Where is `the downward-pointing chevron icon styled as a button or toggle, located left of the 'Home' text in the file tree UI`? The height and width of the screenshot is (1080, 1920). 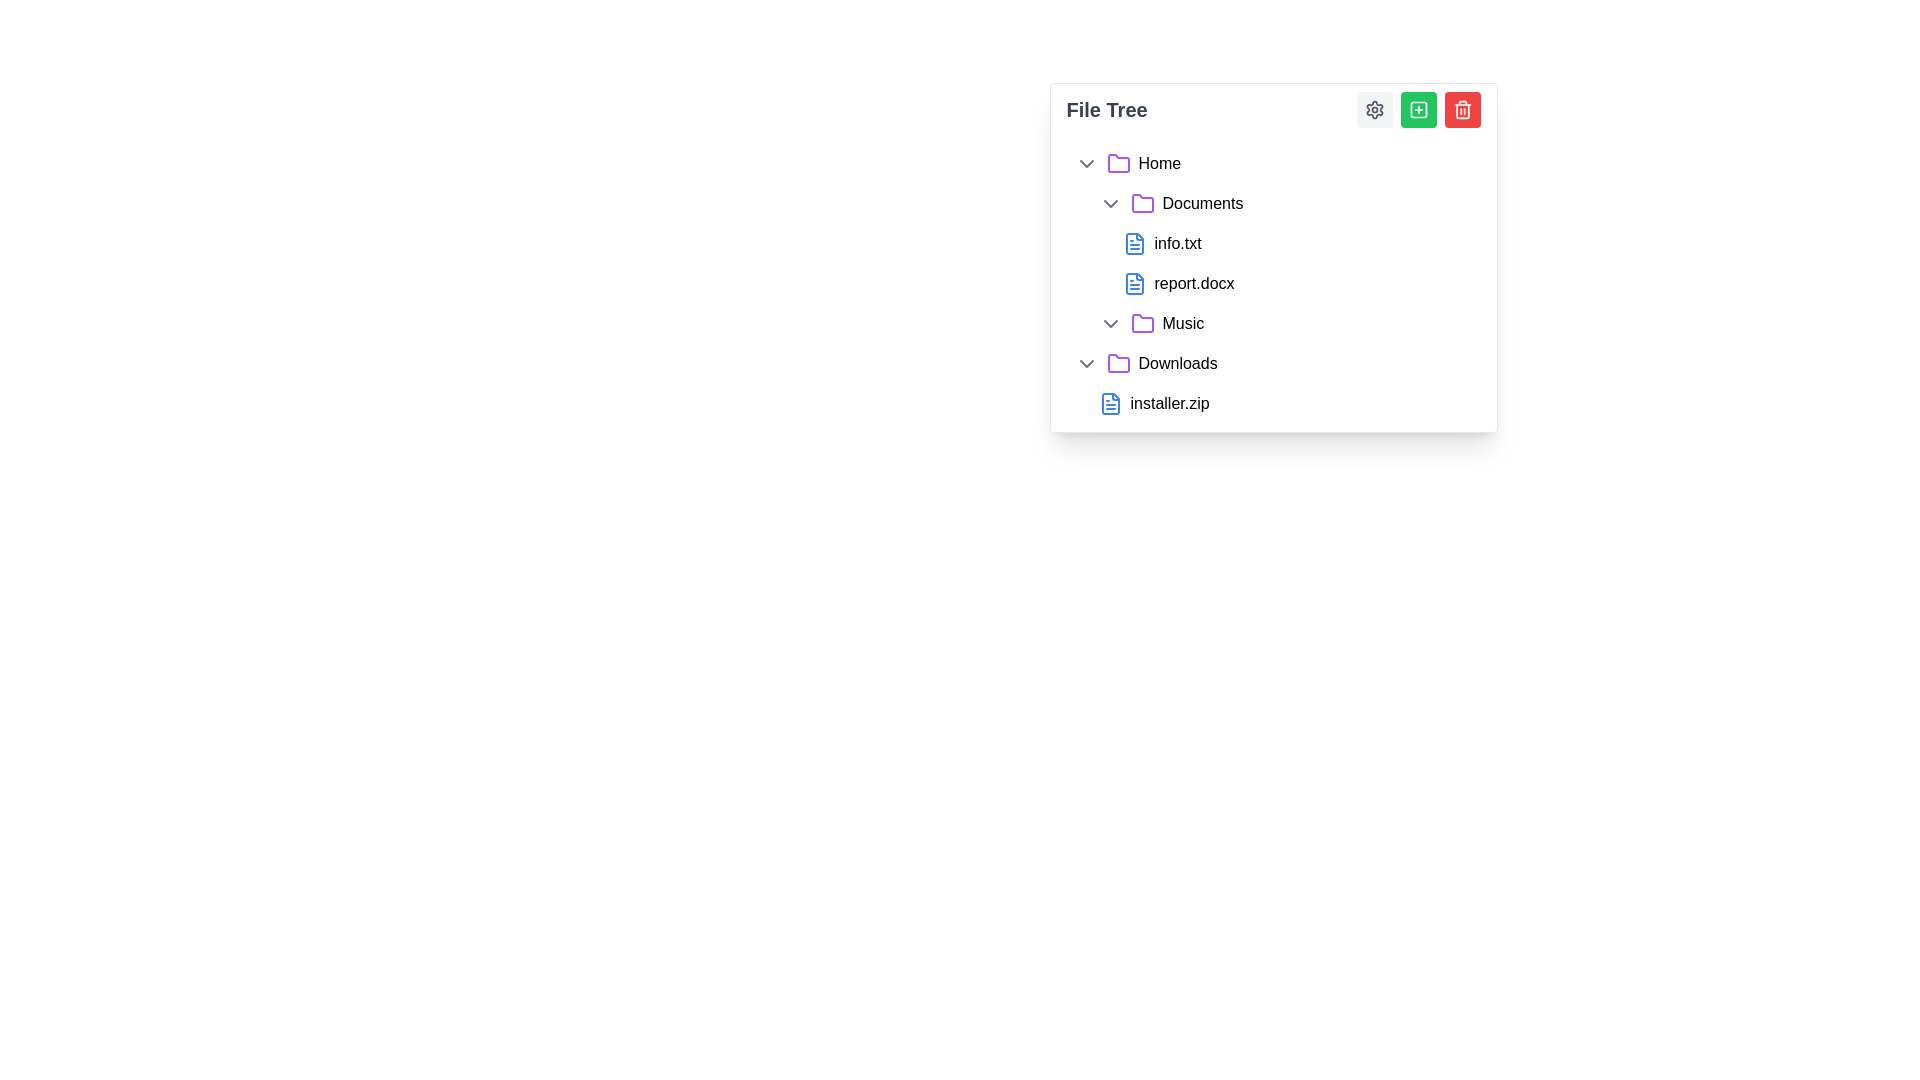
the downward-pointing chevron icon styled as a button or toggle, located left of the 'Home' text in the file tree UI is located at coordinates (1085, 163).